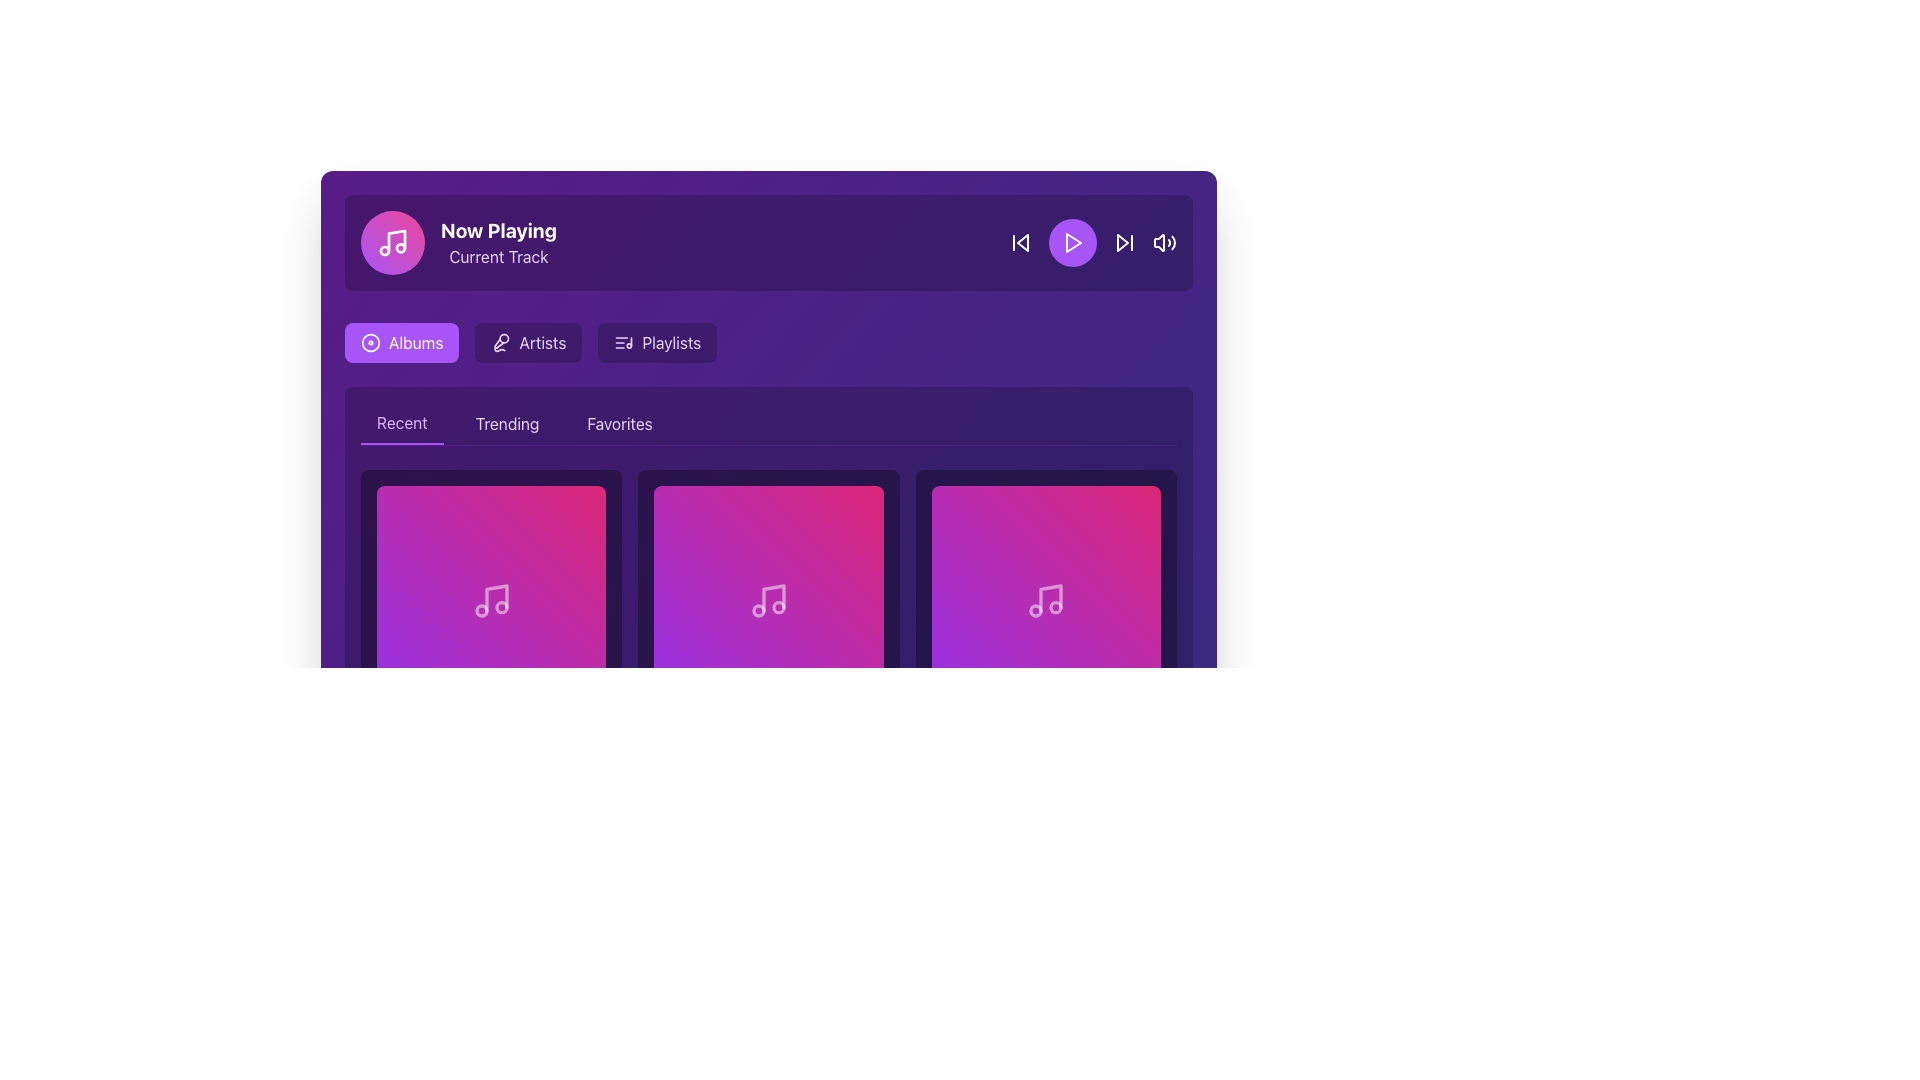  Describe the element at coordinates (767, 599) in the screenshot. I see `the decorative placeholder element for a track or album located in the grid under the 'Recent' tab of the 'Albums' section, specifically the second square from the left in the row` at that location.